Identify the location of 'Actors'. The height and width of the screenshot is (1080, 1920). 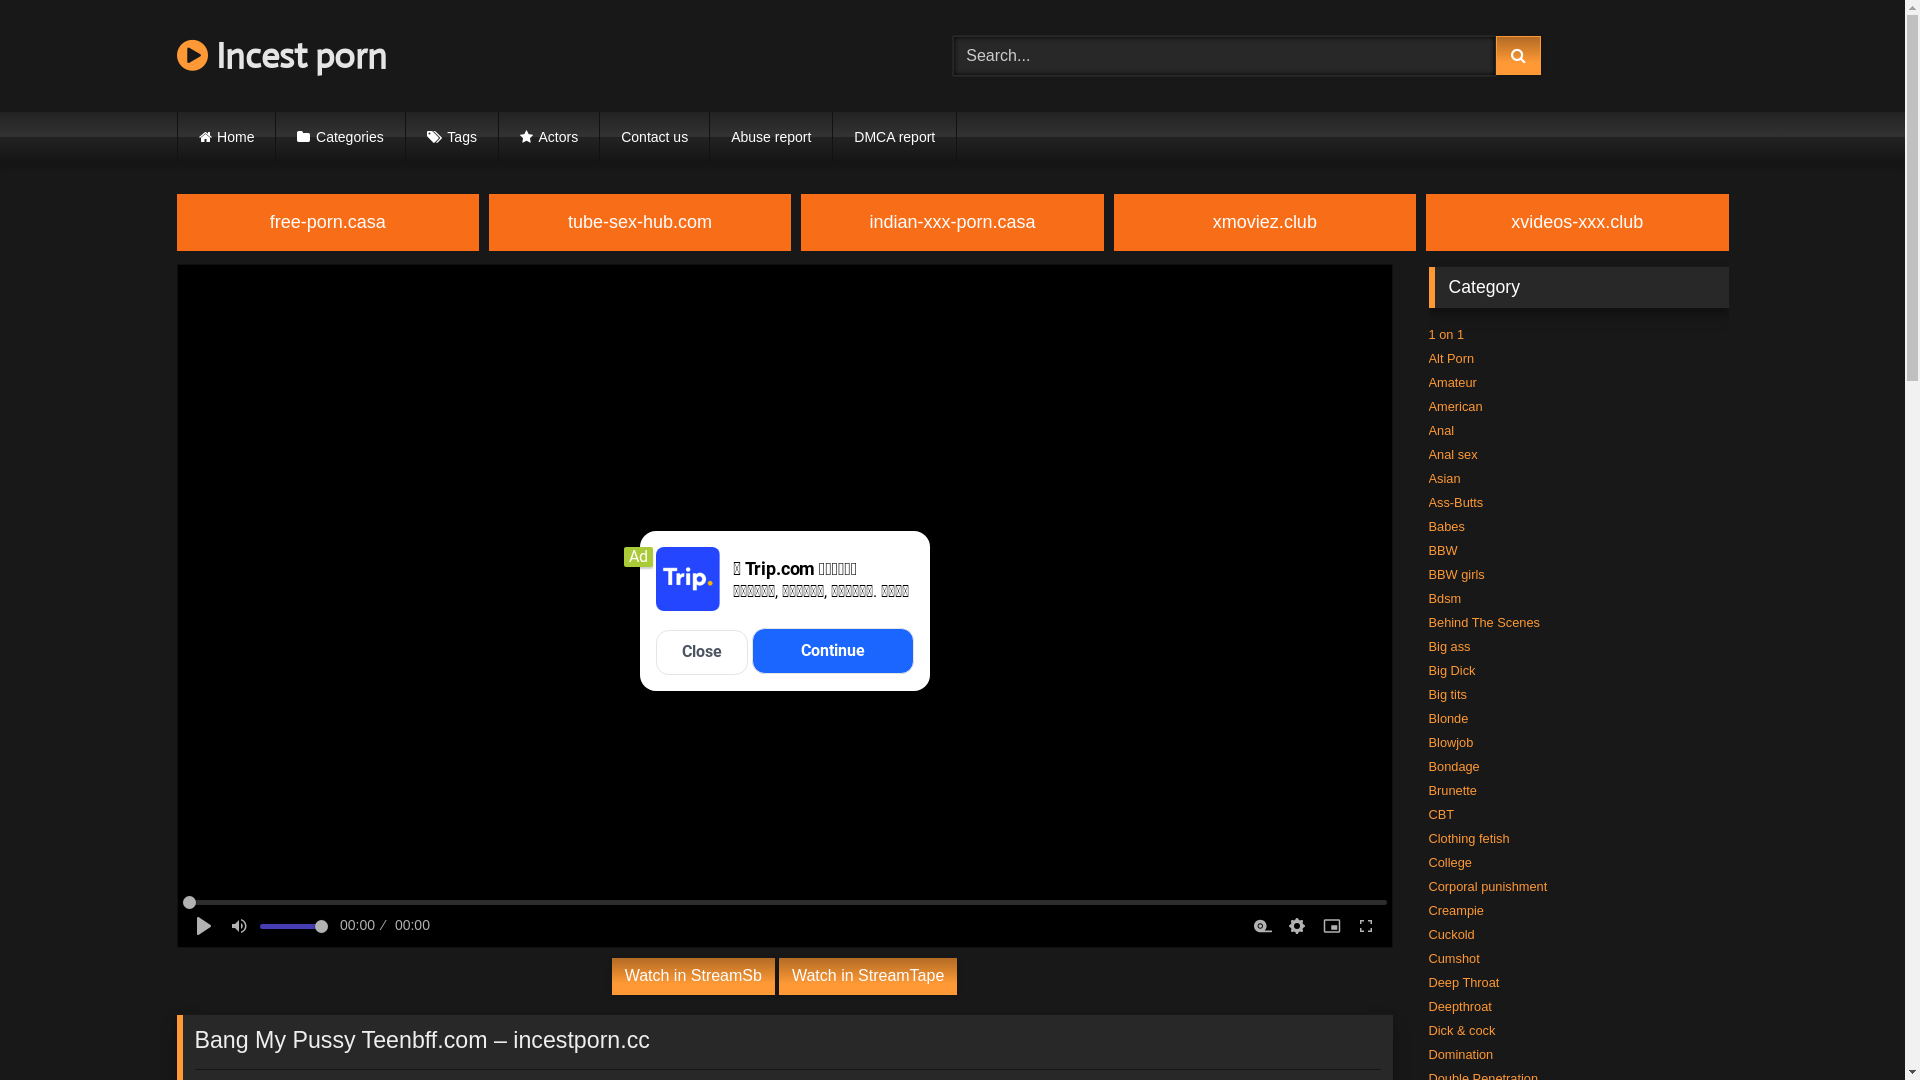
(548, 136).